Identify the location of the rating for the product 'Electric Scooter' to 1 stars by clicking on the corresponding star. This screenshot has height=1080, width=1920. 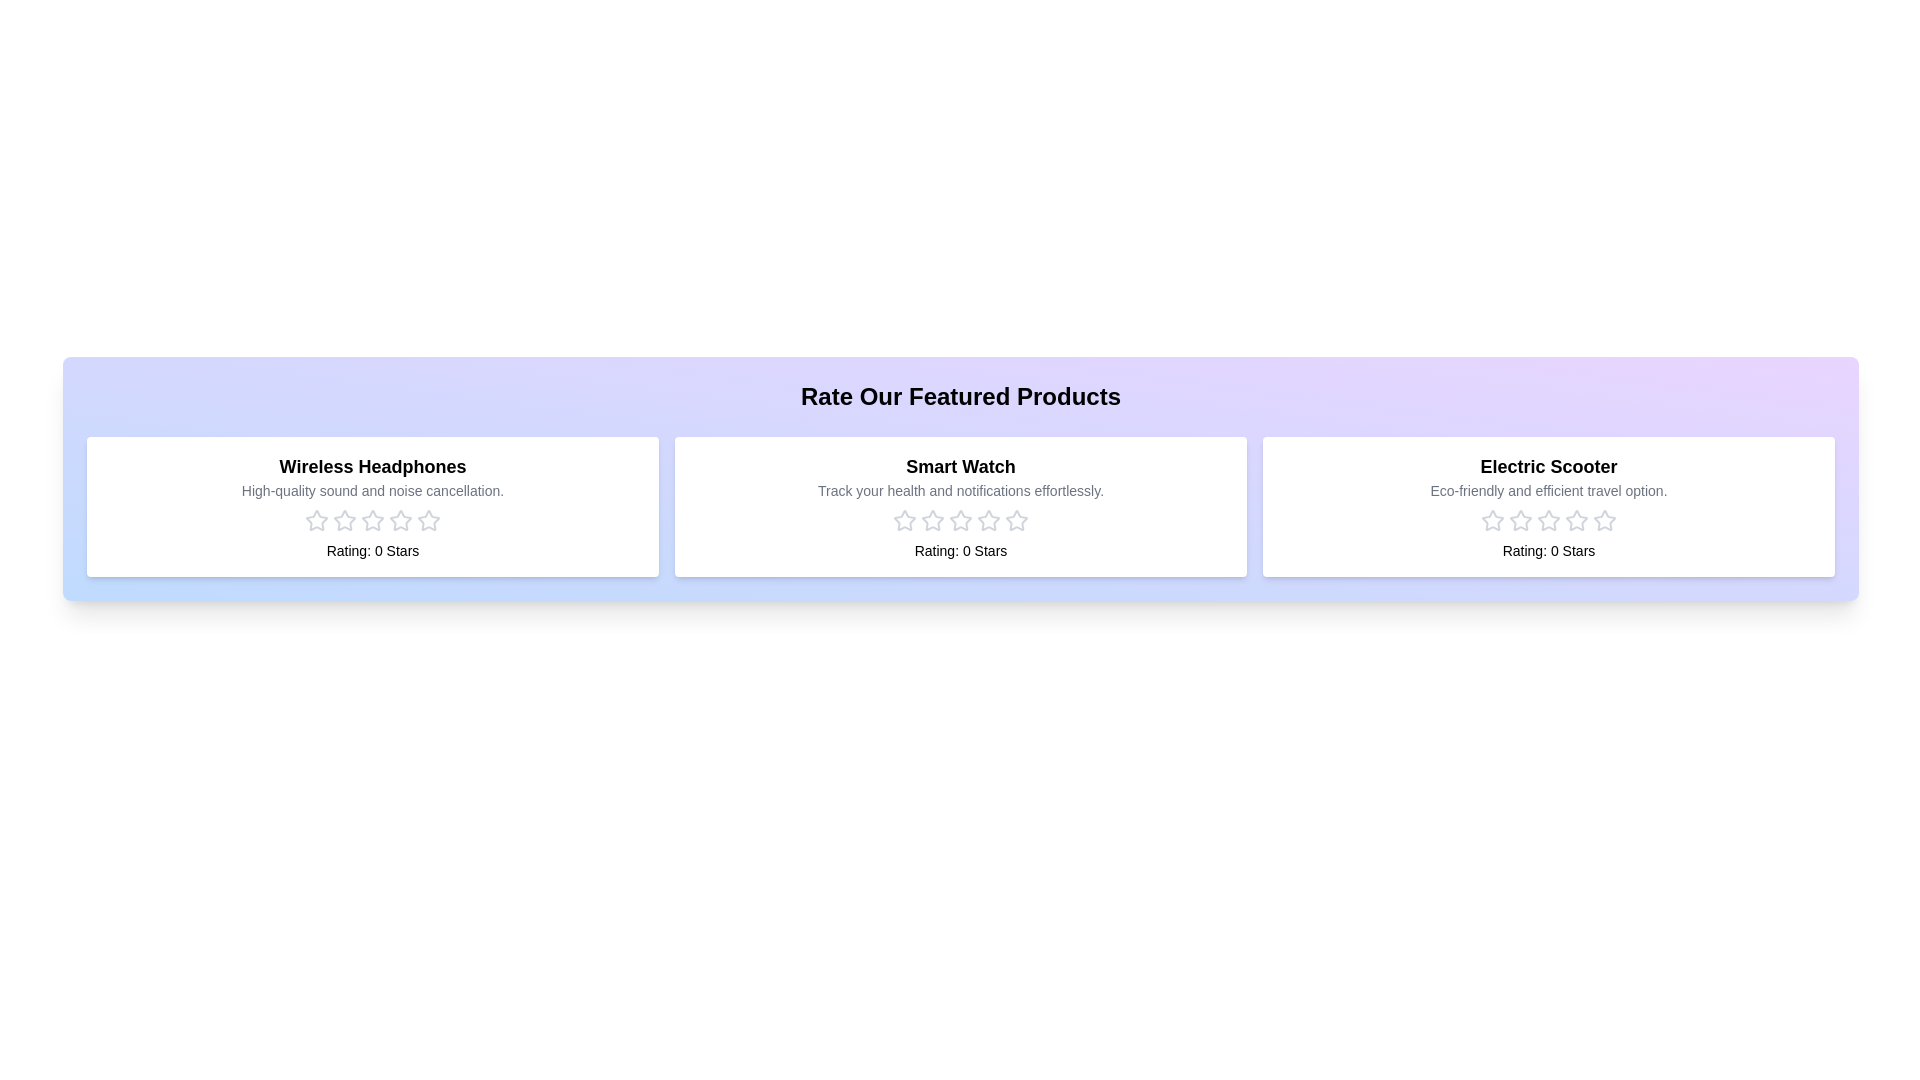
(1492, 519).